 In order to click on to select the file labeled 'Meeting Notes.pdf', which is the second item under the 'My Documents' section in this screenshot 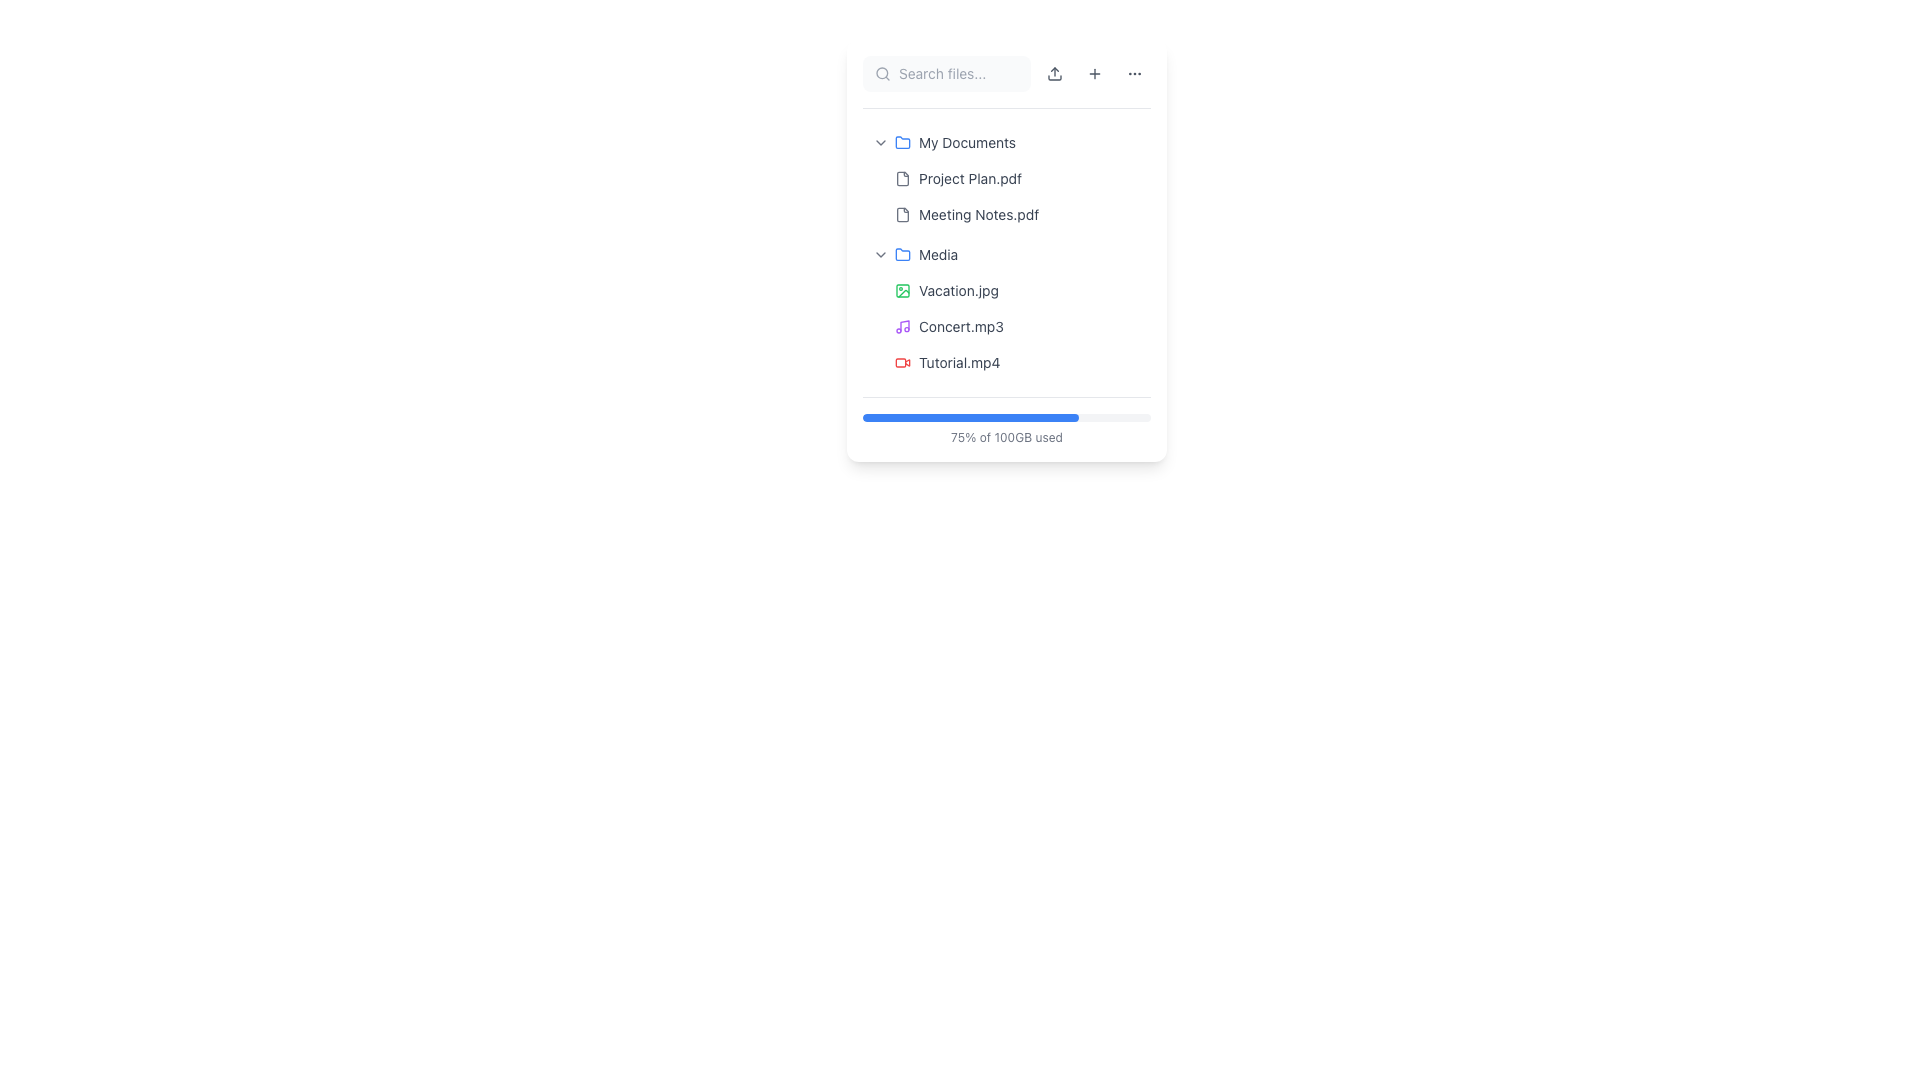, I will do `click(979, 215)`.